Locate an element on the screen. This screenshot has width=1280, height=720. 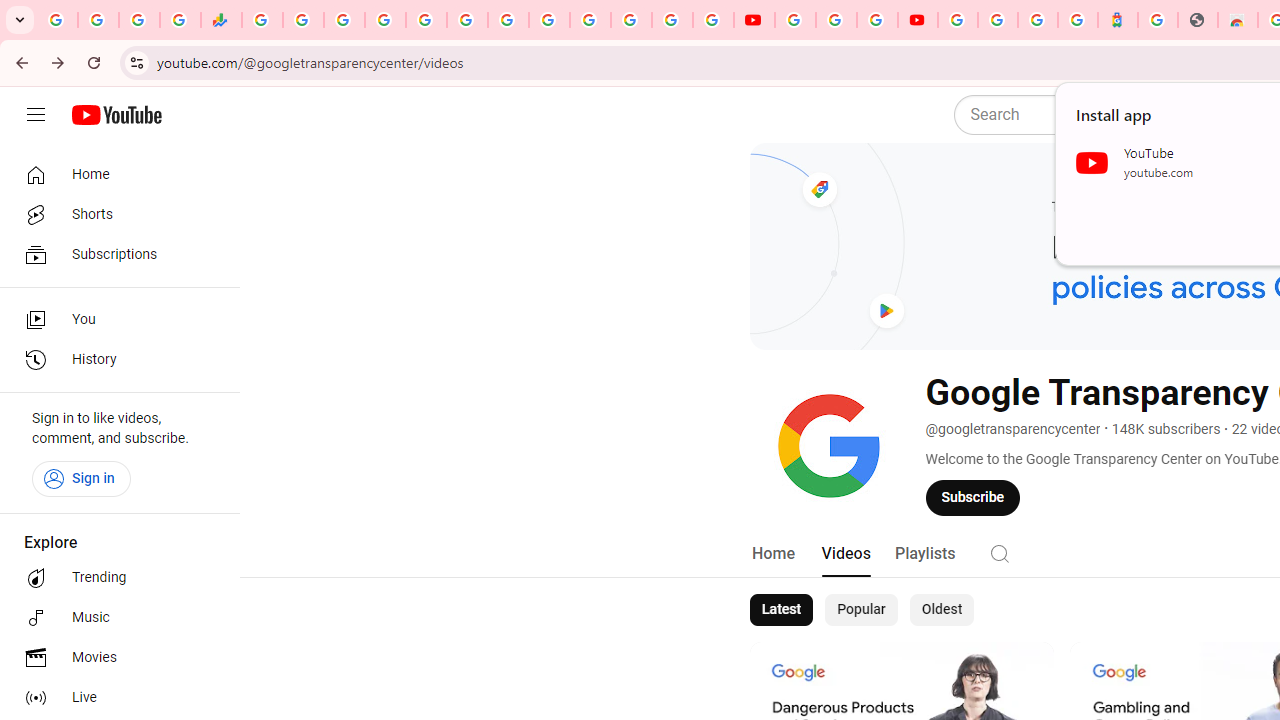
'Home' is located at coordinates (772, 553).